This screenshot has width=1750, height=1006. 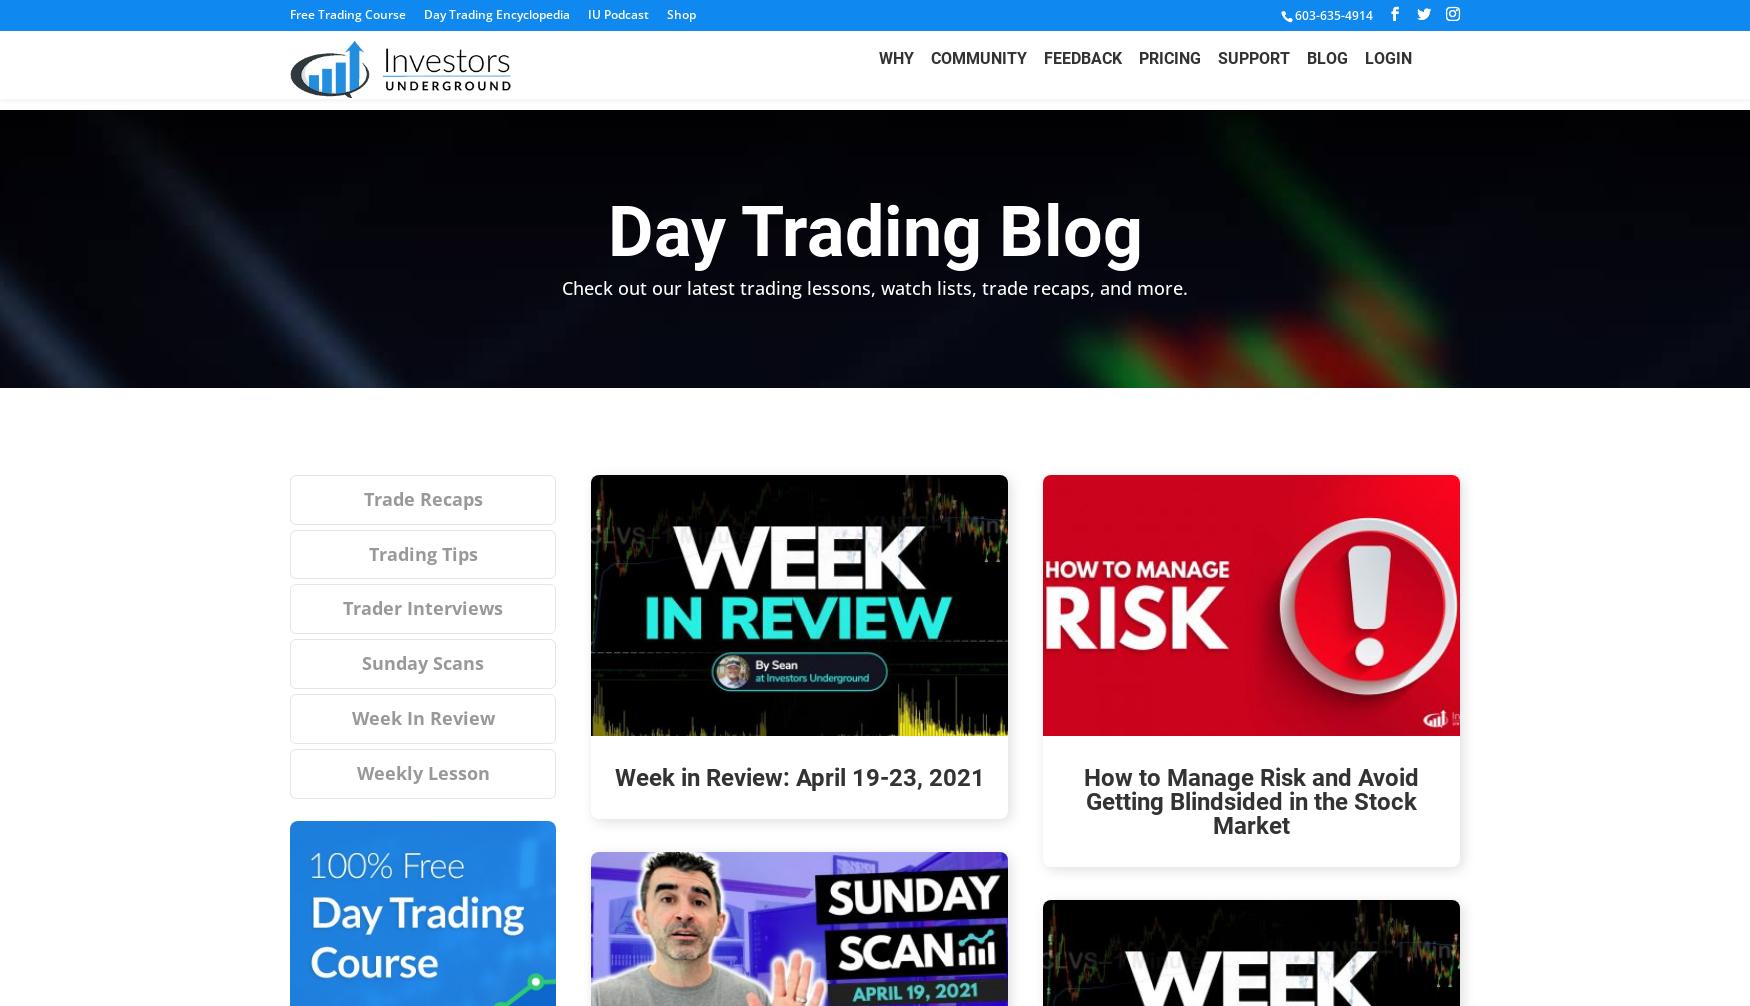 I want to click on '603-635-4914', so click(x=1334, y=15).